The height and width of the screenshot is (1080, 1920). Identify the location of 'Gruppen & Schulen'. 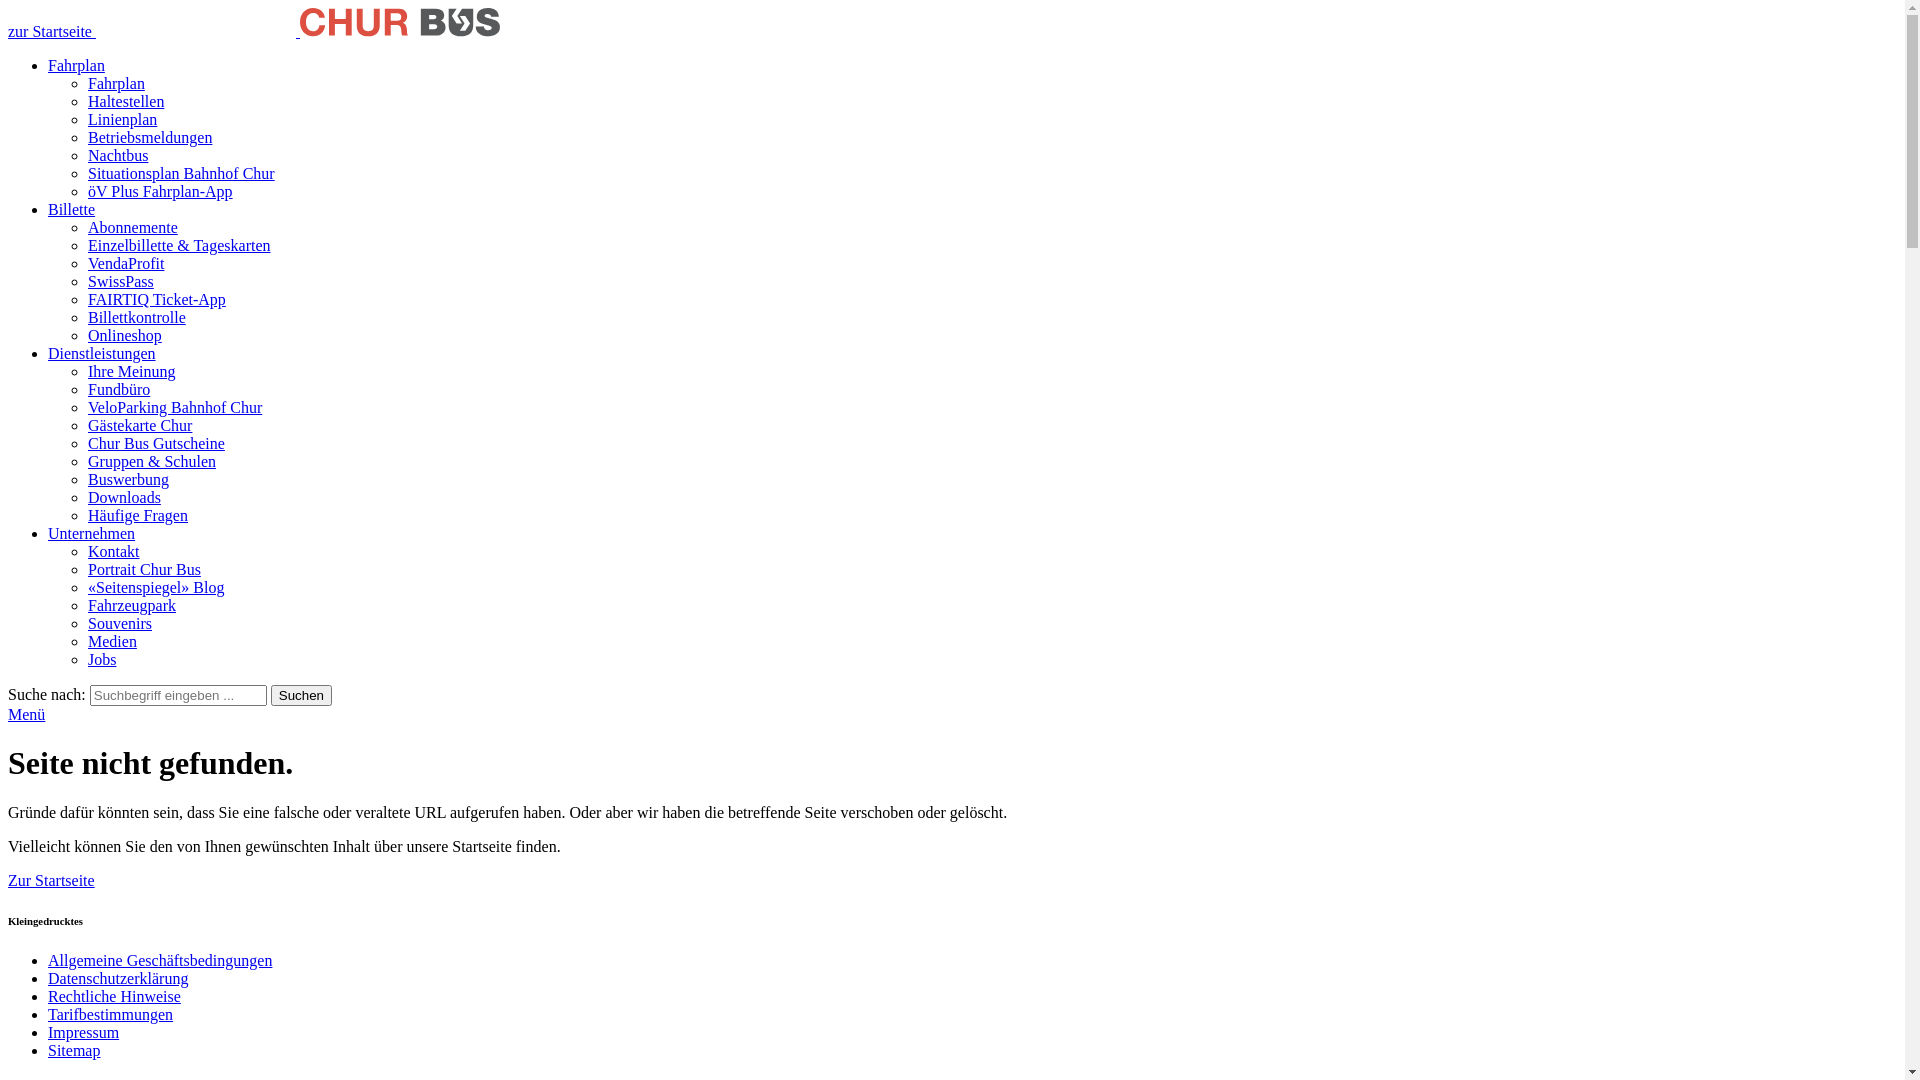
(151, 461).